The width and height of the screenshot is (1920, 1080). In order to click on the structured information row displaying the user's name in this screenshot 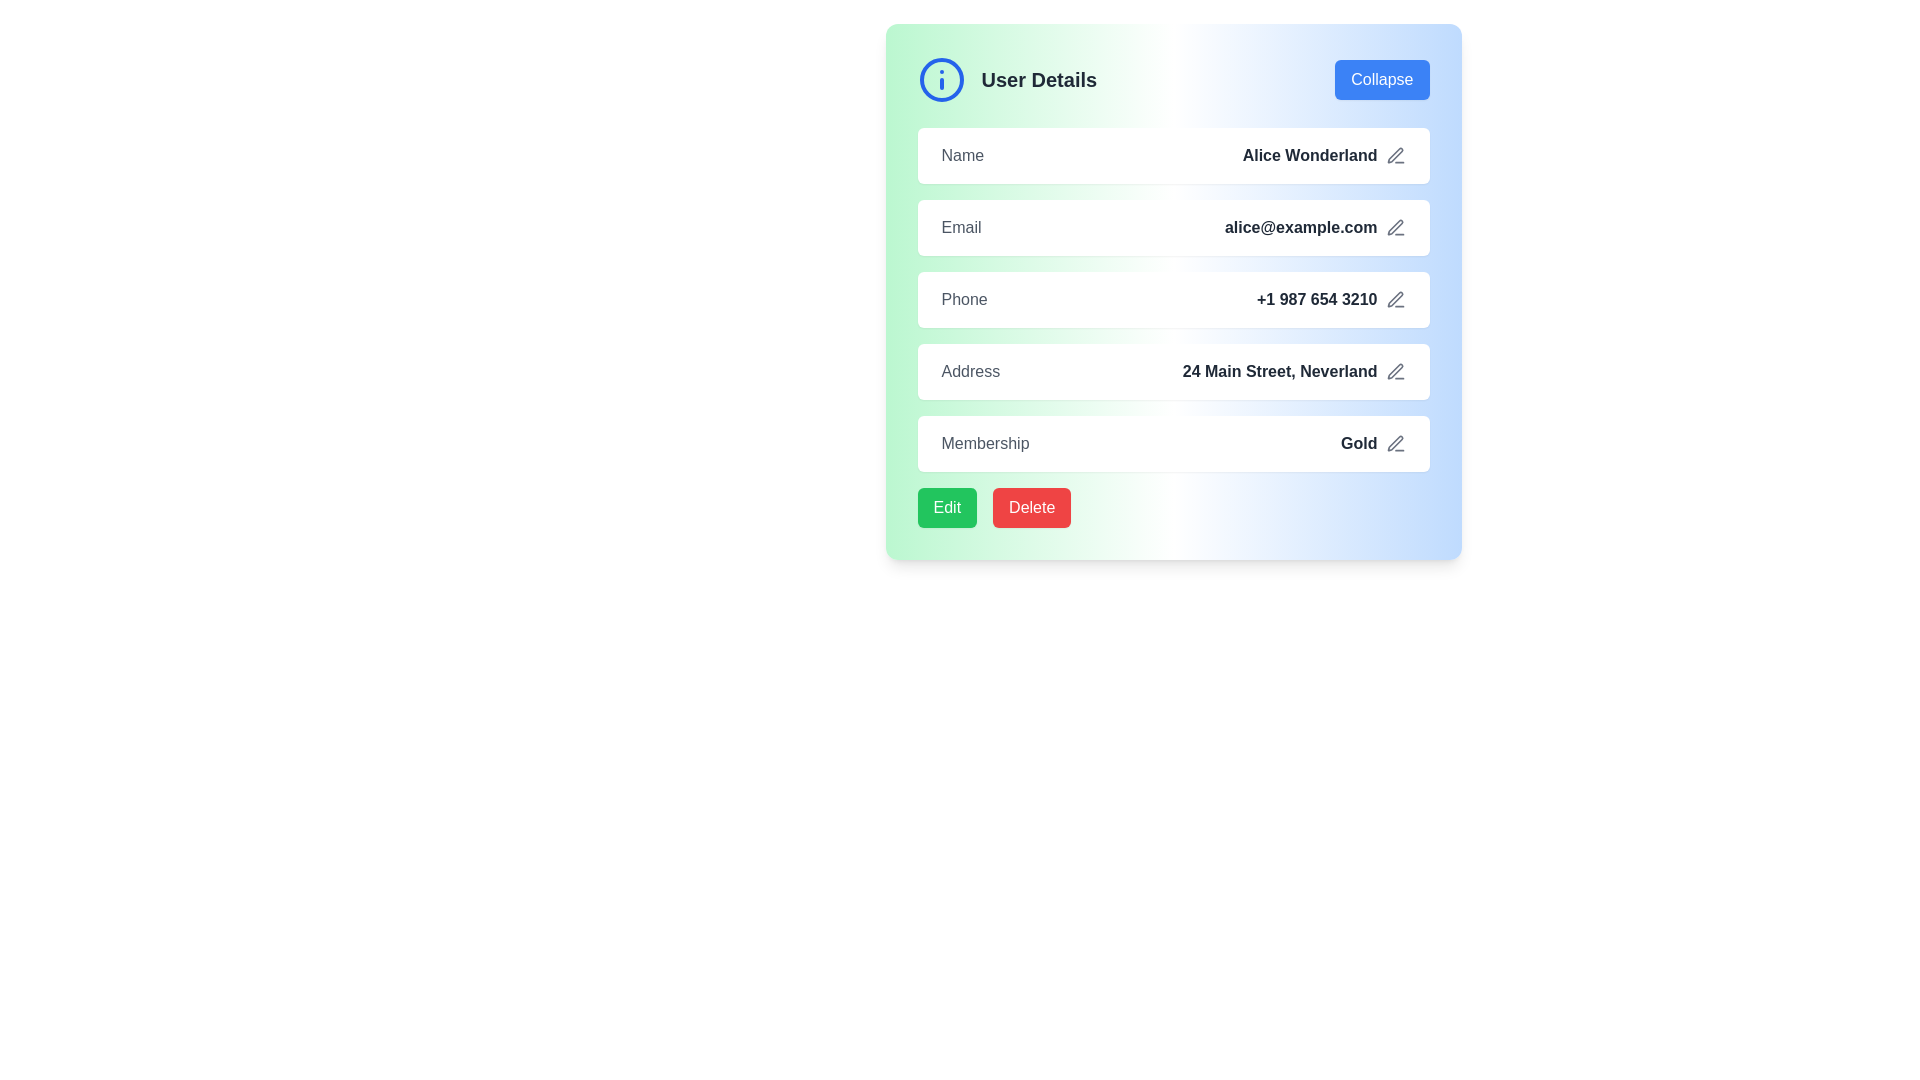, I will do `click(1173, 154)`.